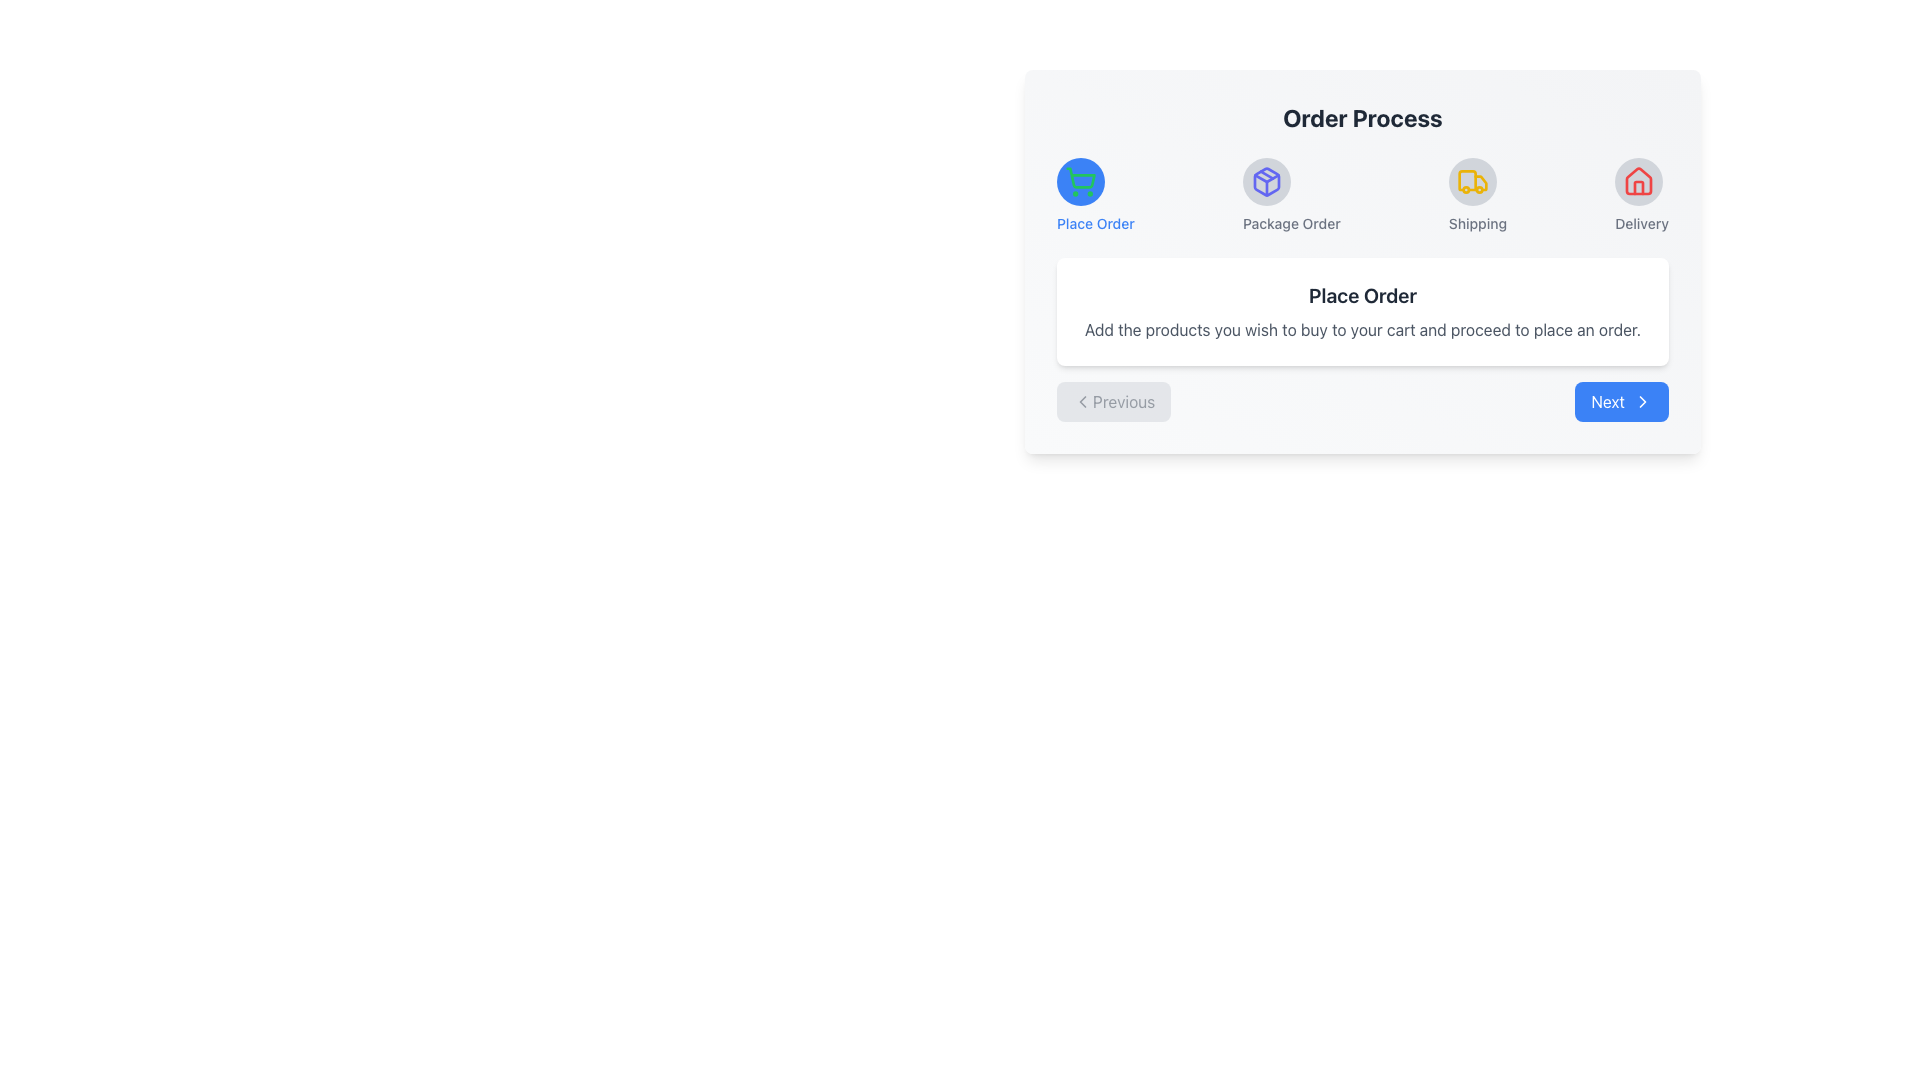  I want to click on the icon that visually reinforces proceeding to the next step, located at the far right of the 'Next' button in the bottom right corner of the interface, so click(1642, 401).